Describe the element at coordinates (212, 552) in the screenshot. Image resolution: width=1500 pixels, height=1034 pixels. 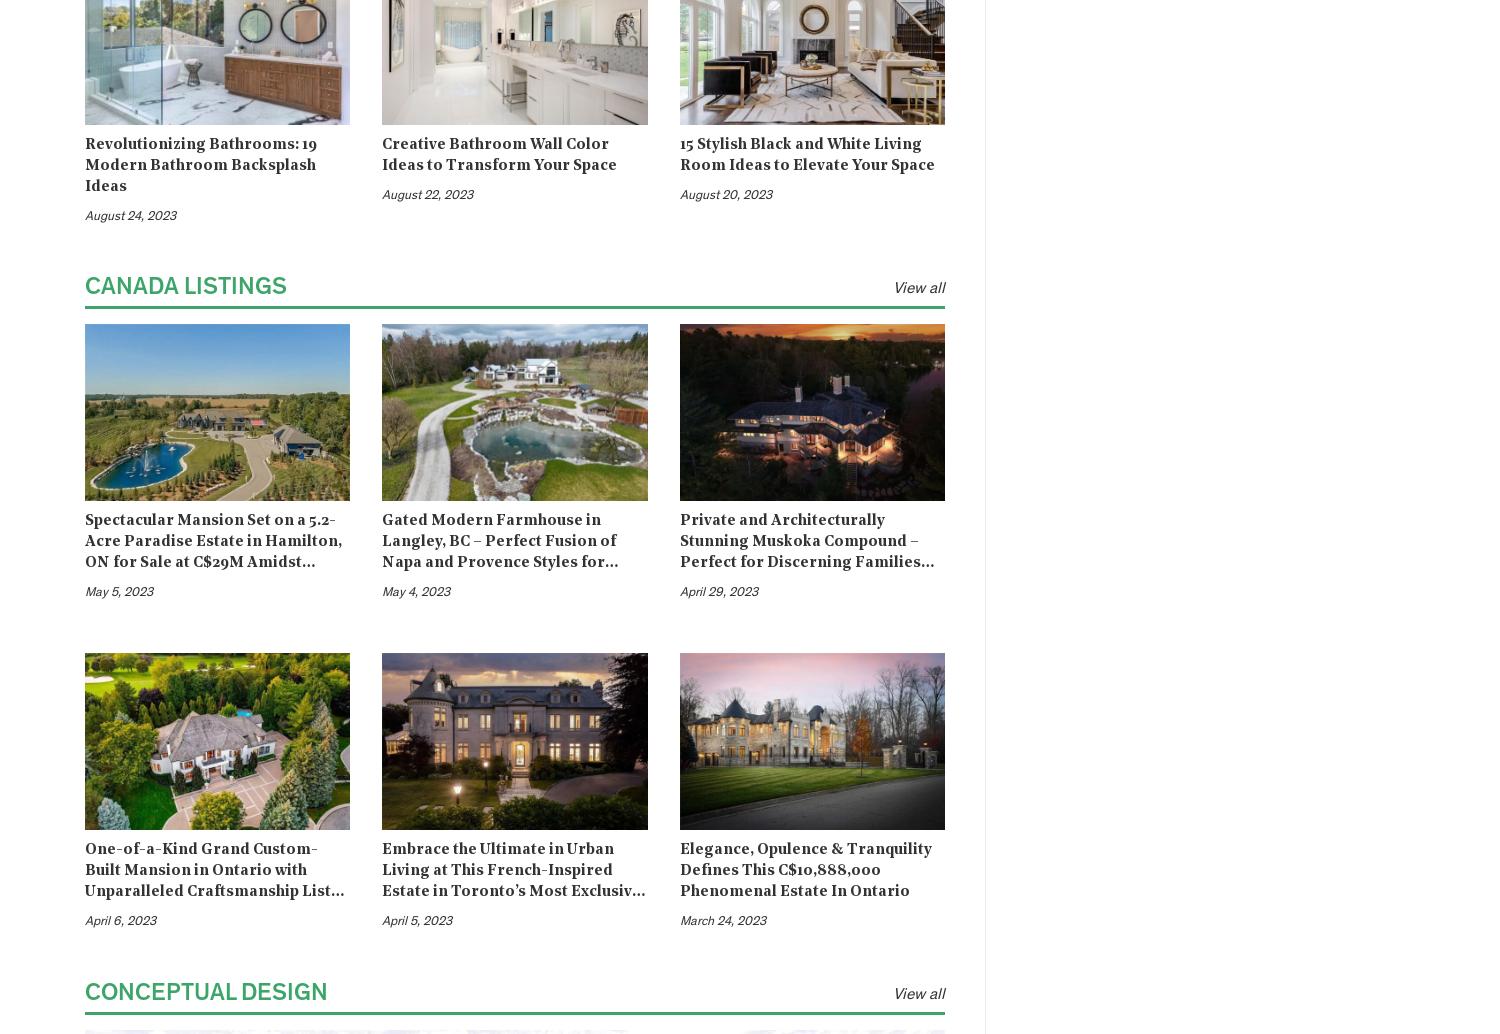
I see `'Spectacular Mansion Set on a 5.2-Acre Paradise Estate in Hamilton, ON for Sale at C$29M Amidst Peaceful Countryside'` at that location.